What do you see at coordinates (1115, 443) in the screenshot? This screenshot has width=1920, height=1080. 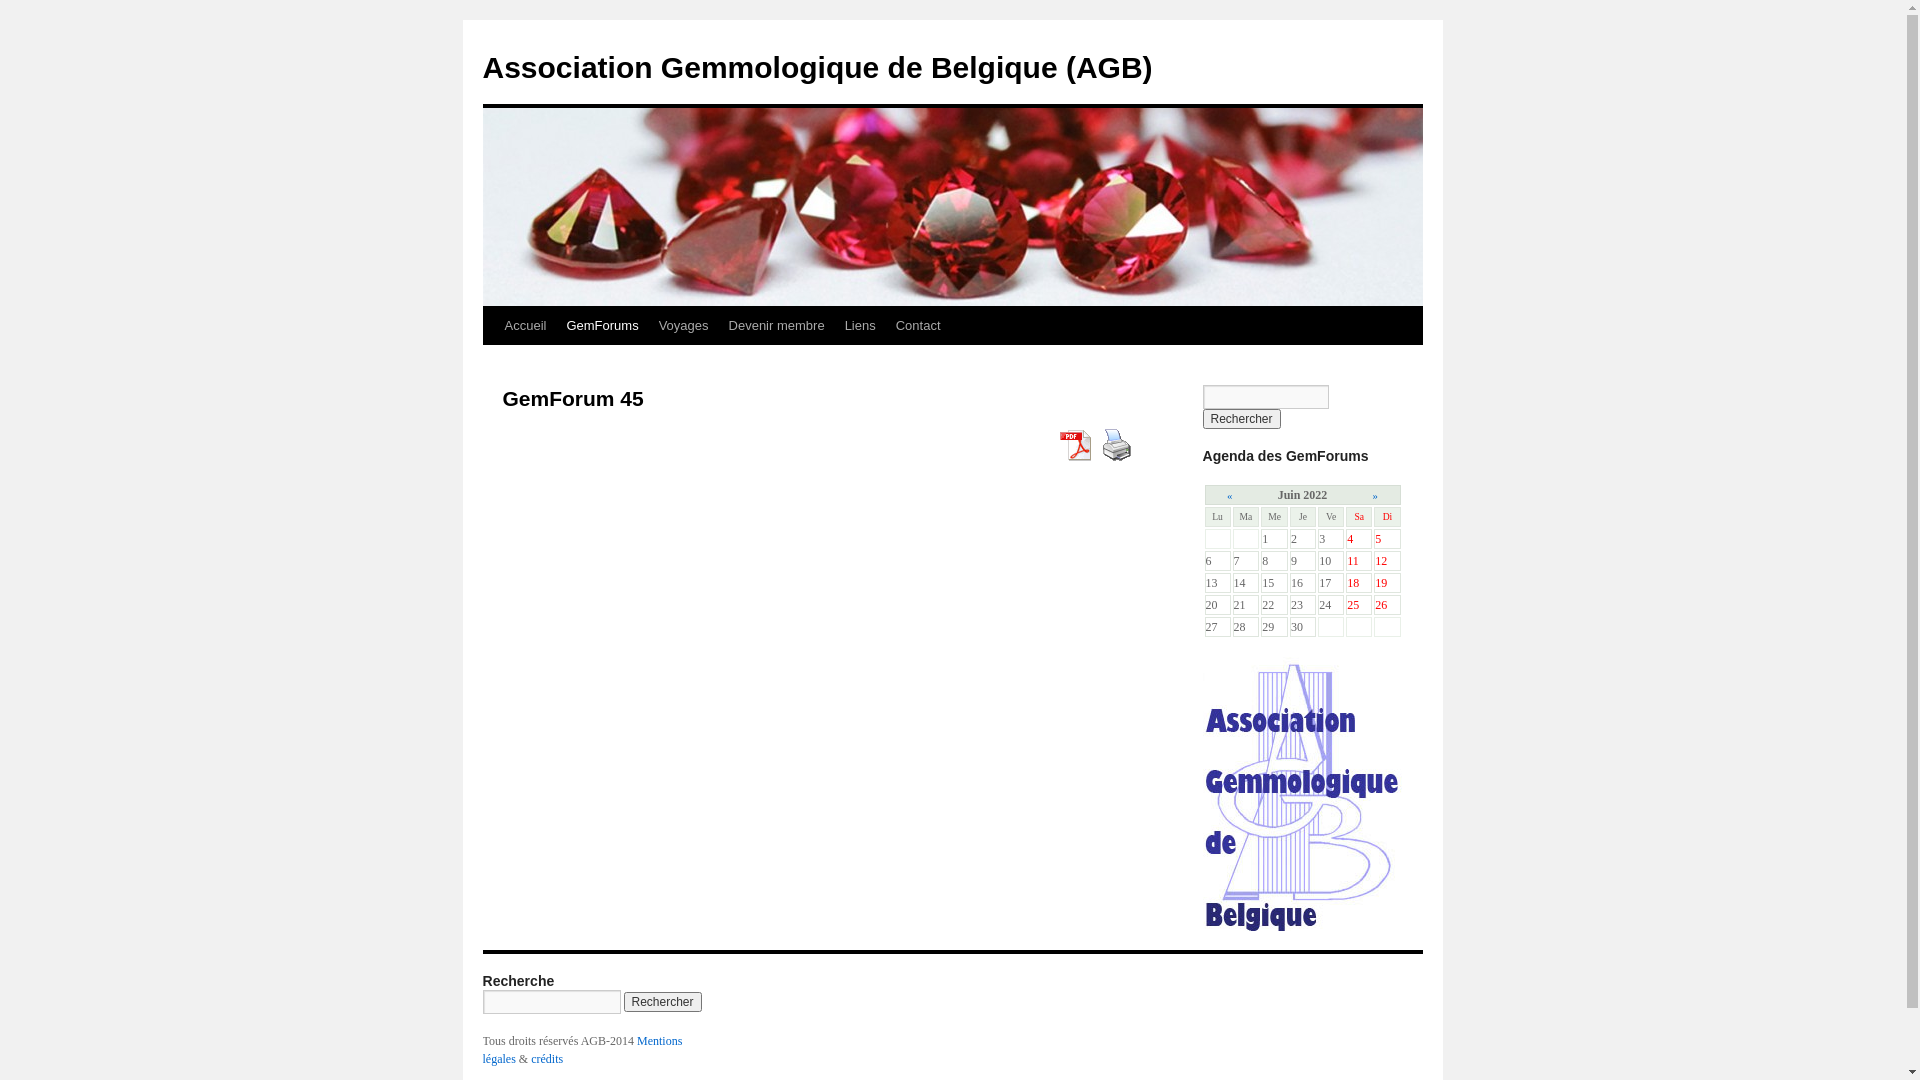 I see `'Print Content'` at bounding box center [1115, 443].